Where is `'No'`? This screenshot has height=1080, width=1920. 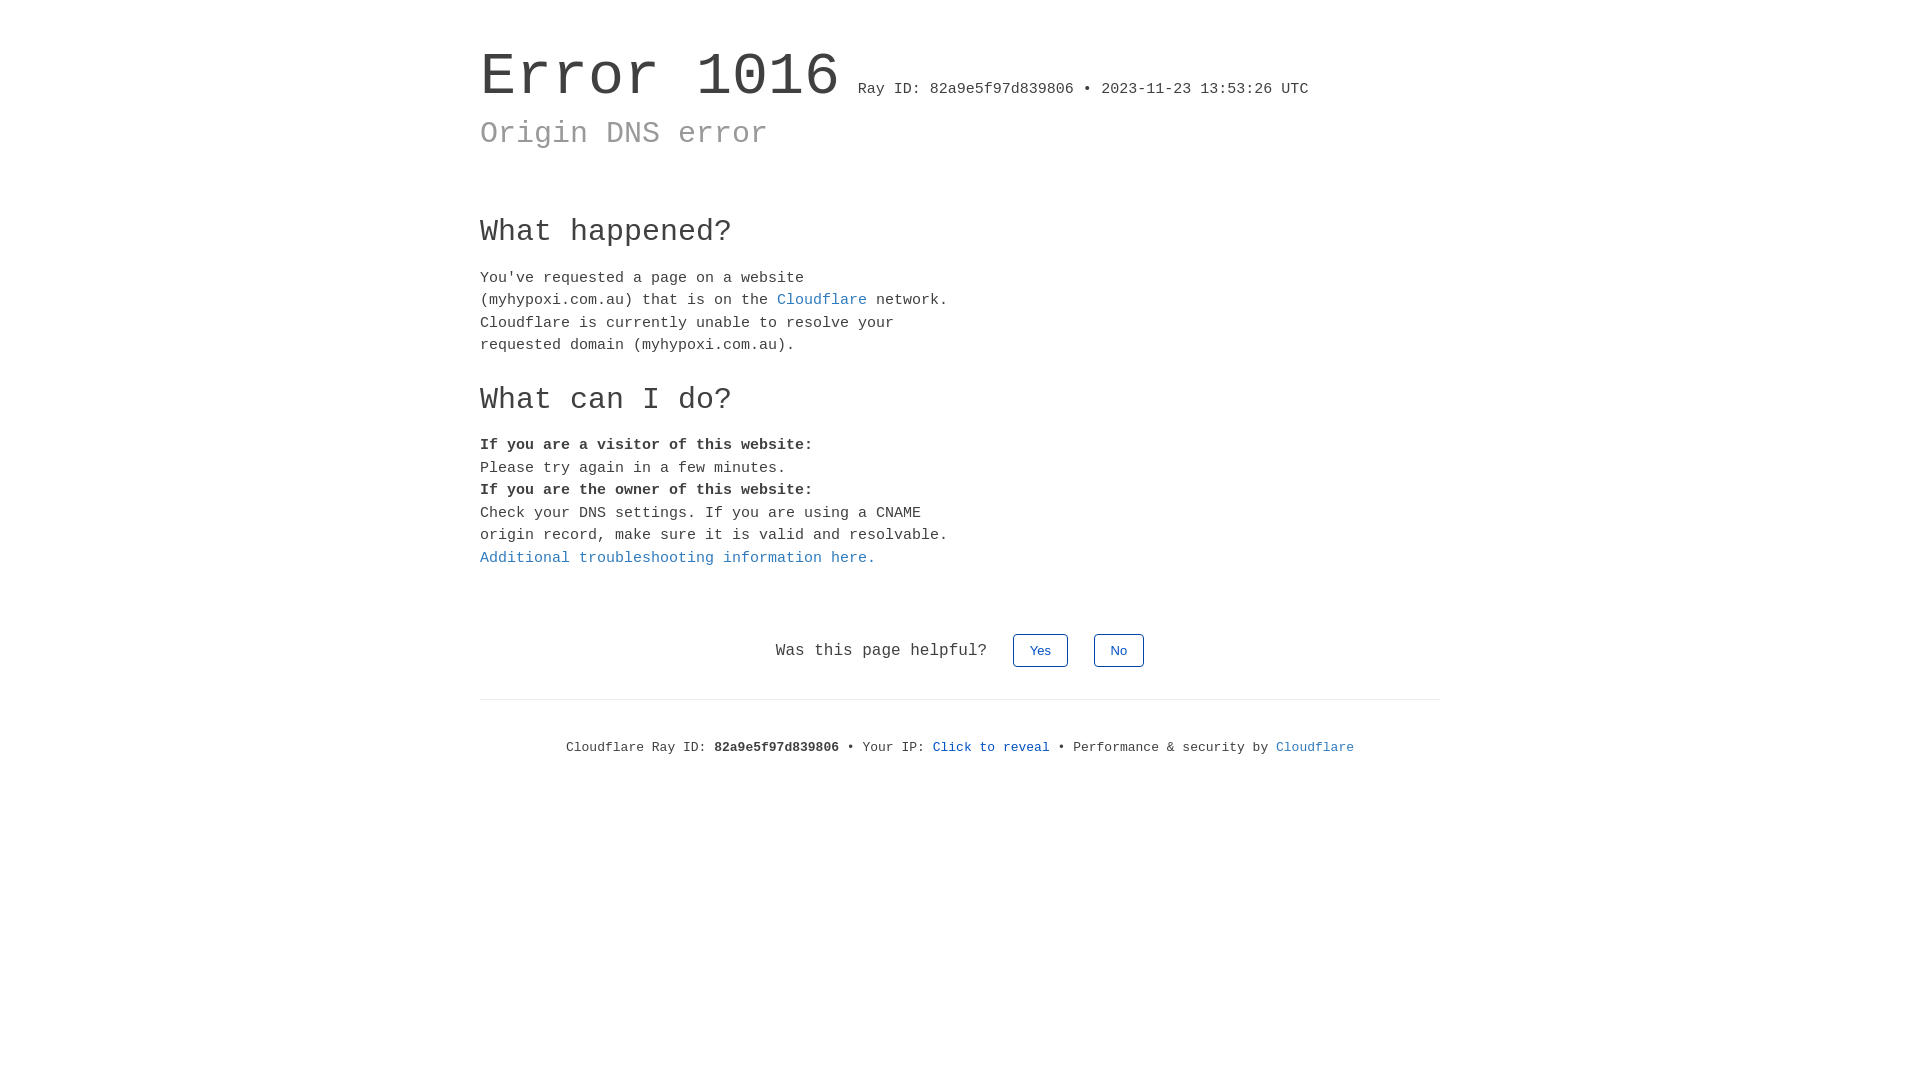 'No' is located at coordinates (1093, 650).